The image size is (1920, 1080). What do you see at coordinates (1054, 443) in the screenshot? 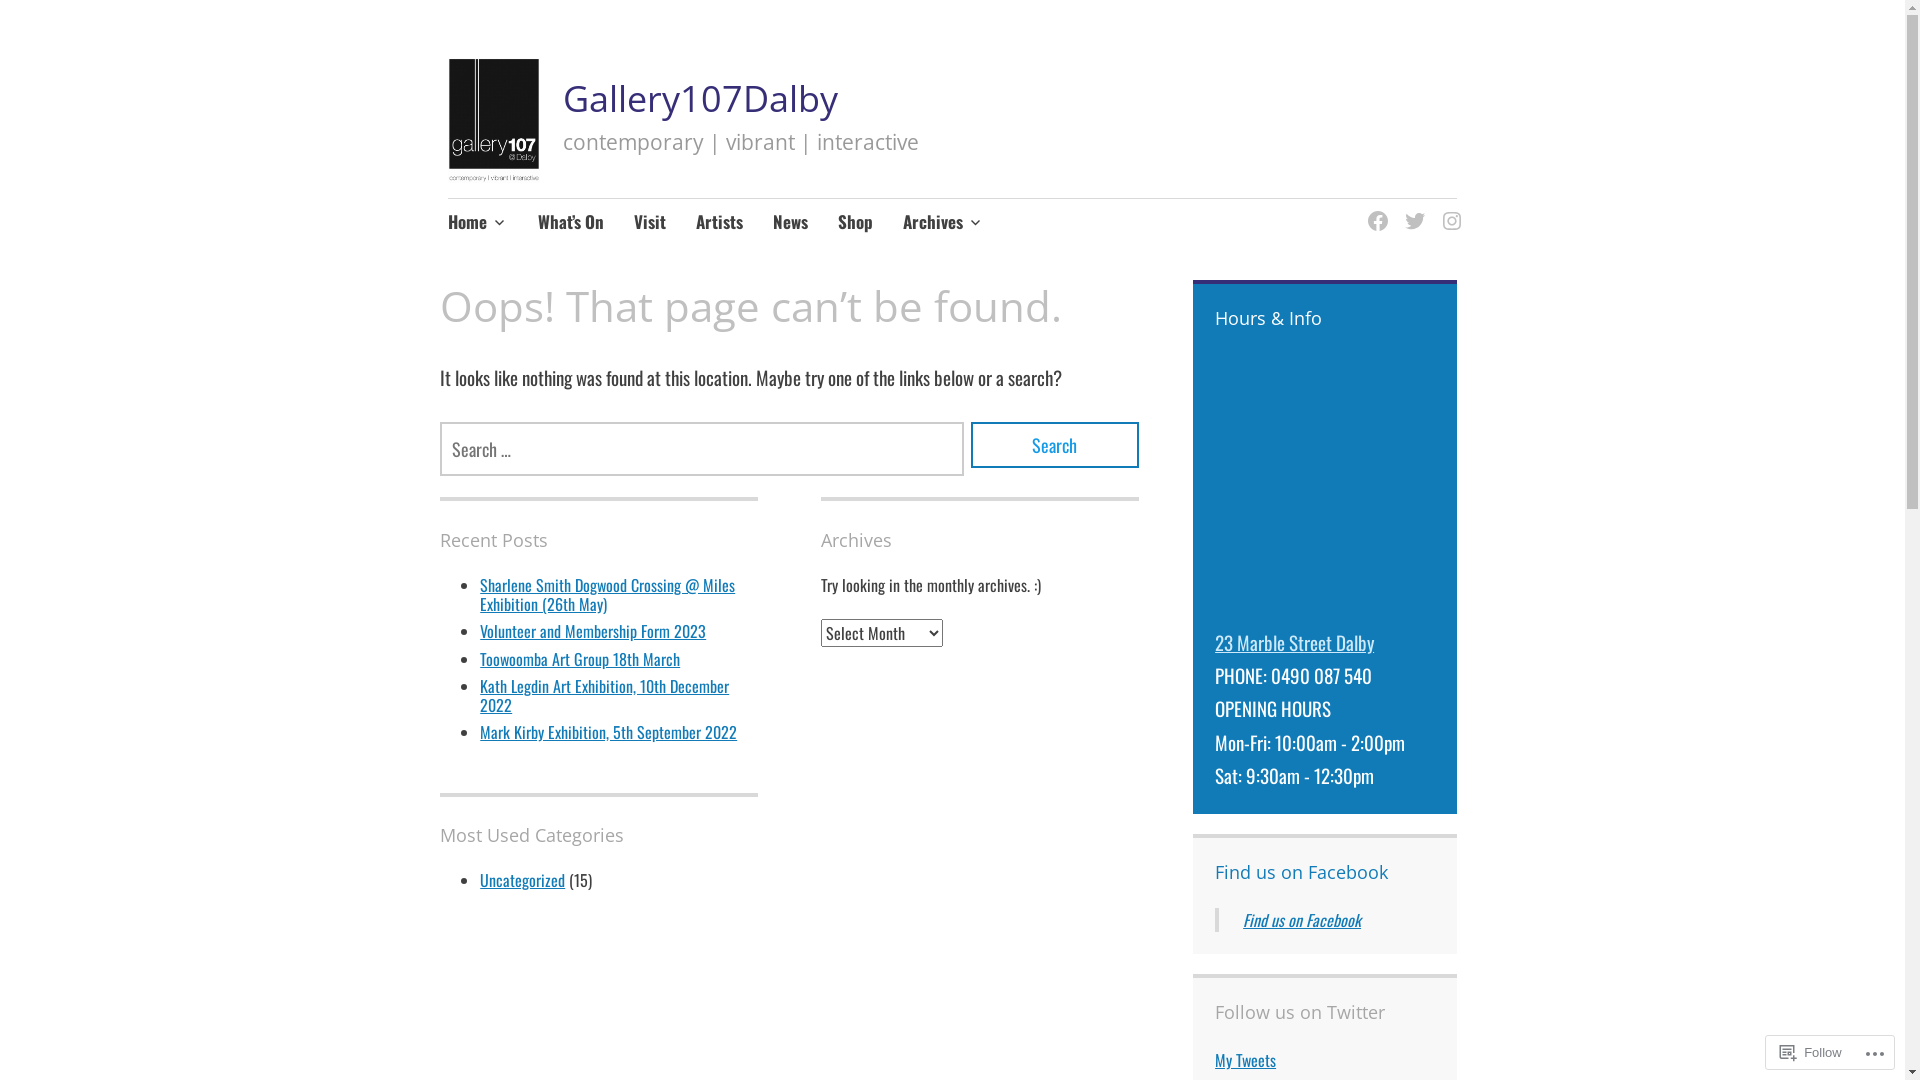
I see `'Search'` at bounding box center [1054, 443].